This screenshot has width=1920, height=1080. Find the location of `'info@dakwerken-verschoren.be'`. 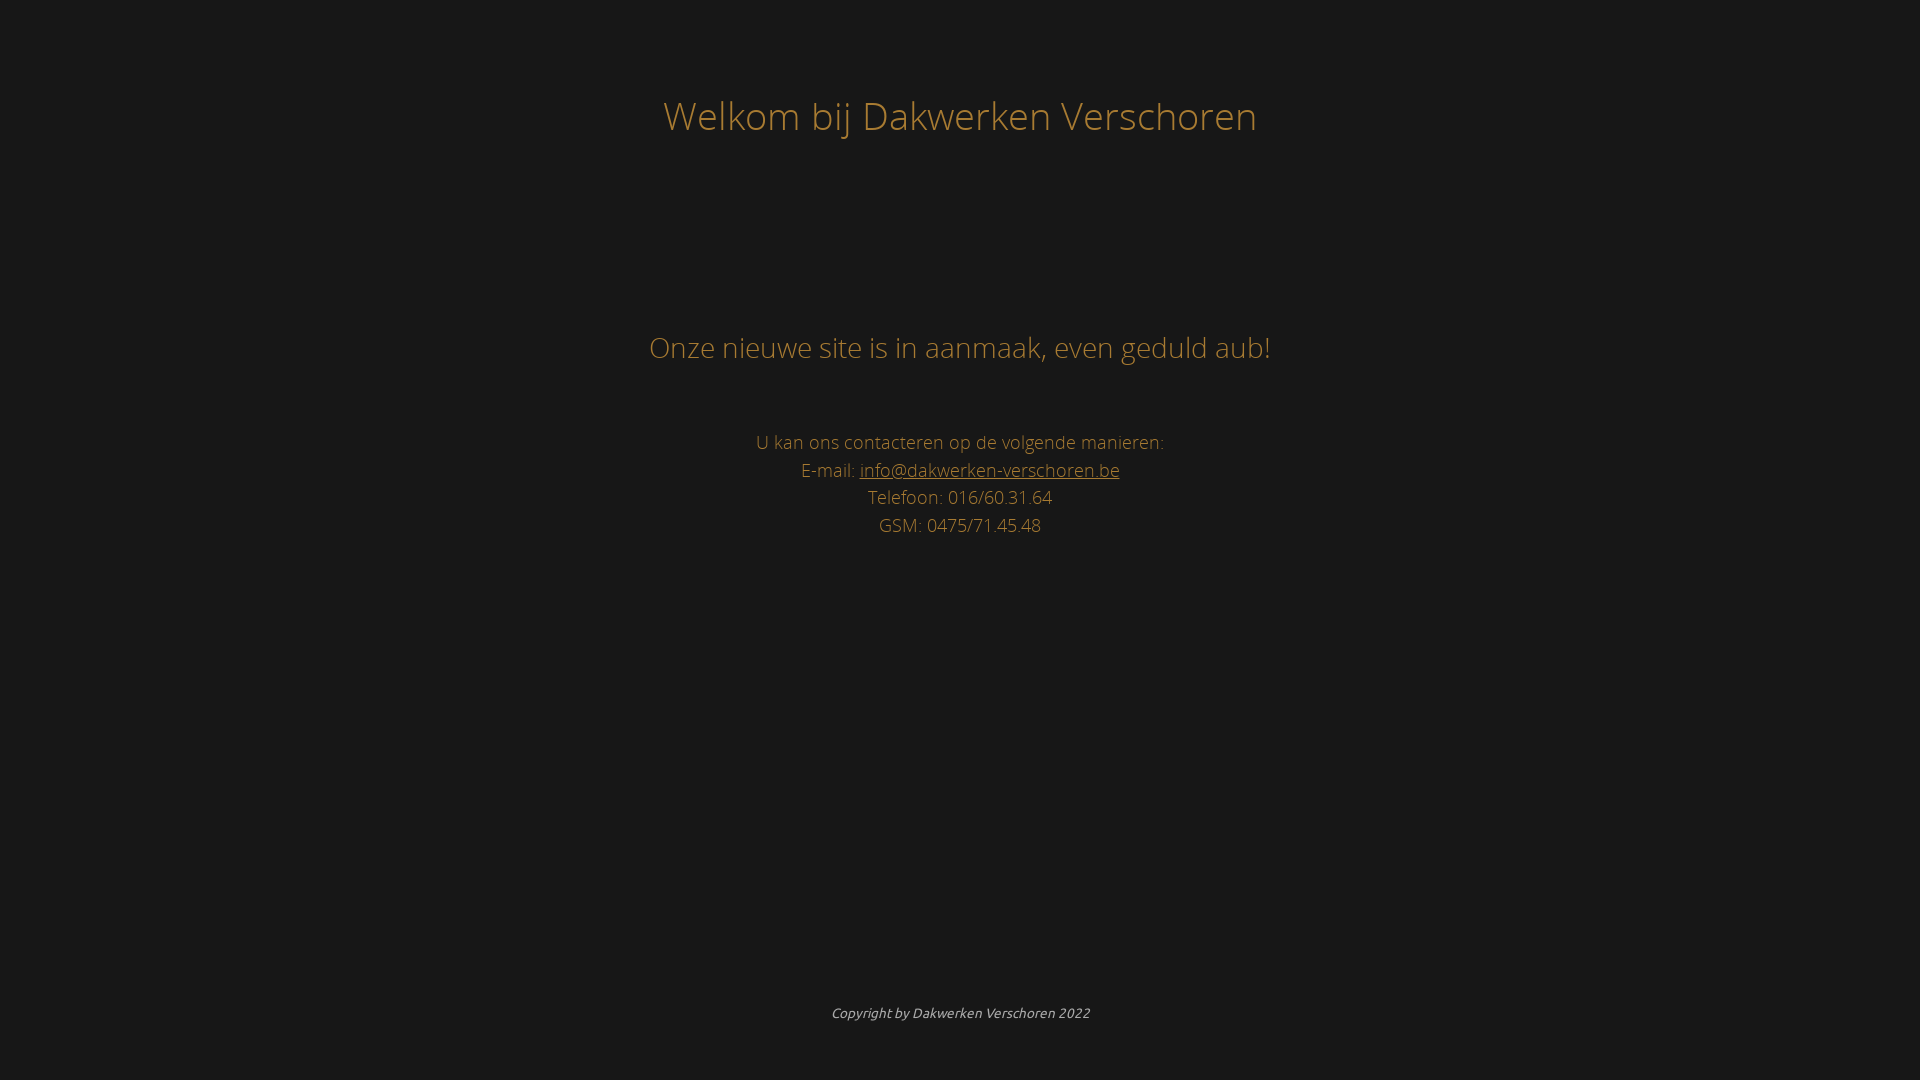

'info@dakwerken-verschoren.be' is located at coordinates (989, 469).